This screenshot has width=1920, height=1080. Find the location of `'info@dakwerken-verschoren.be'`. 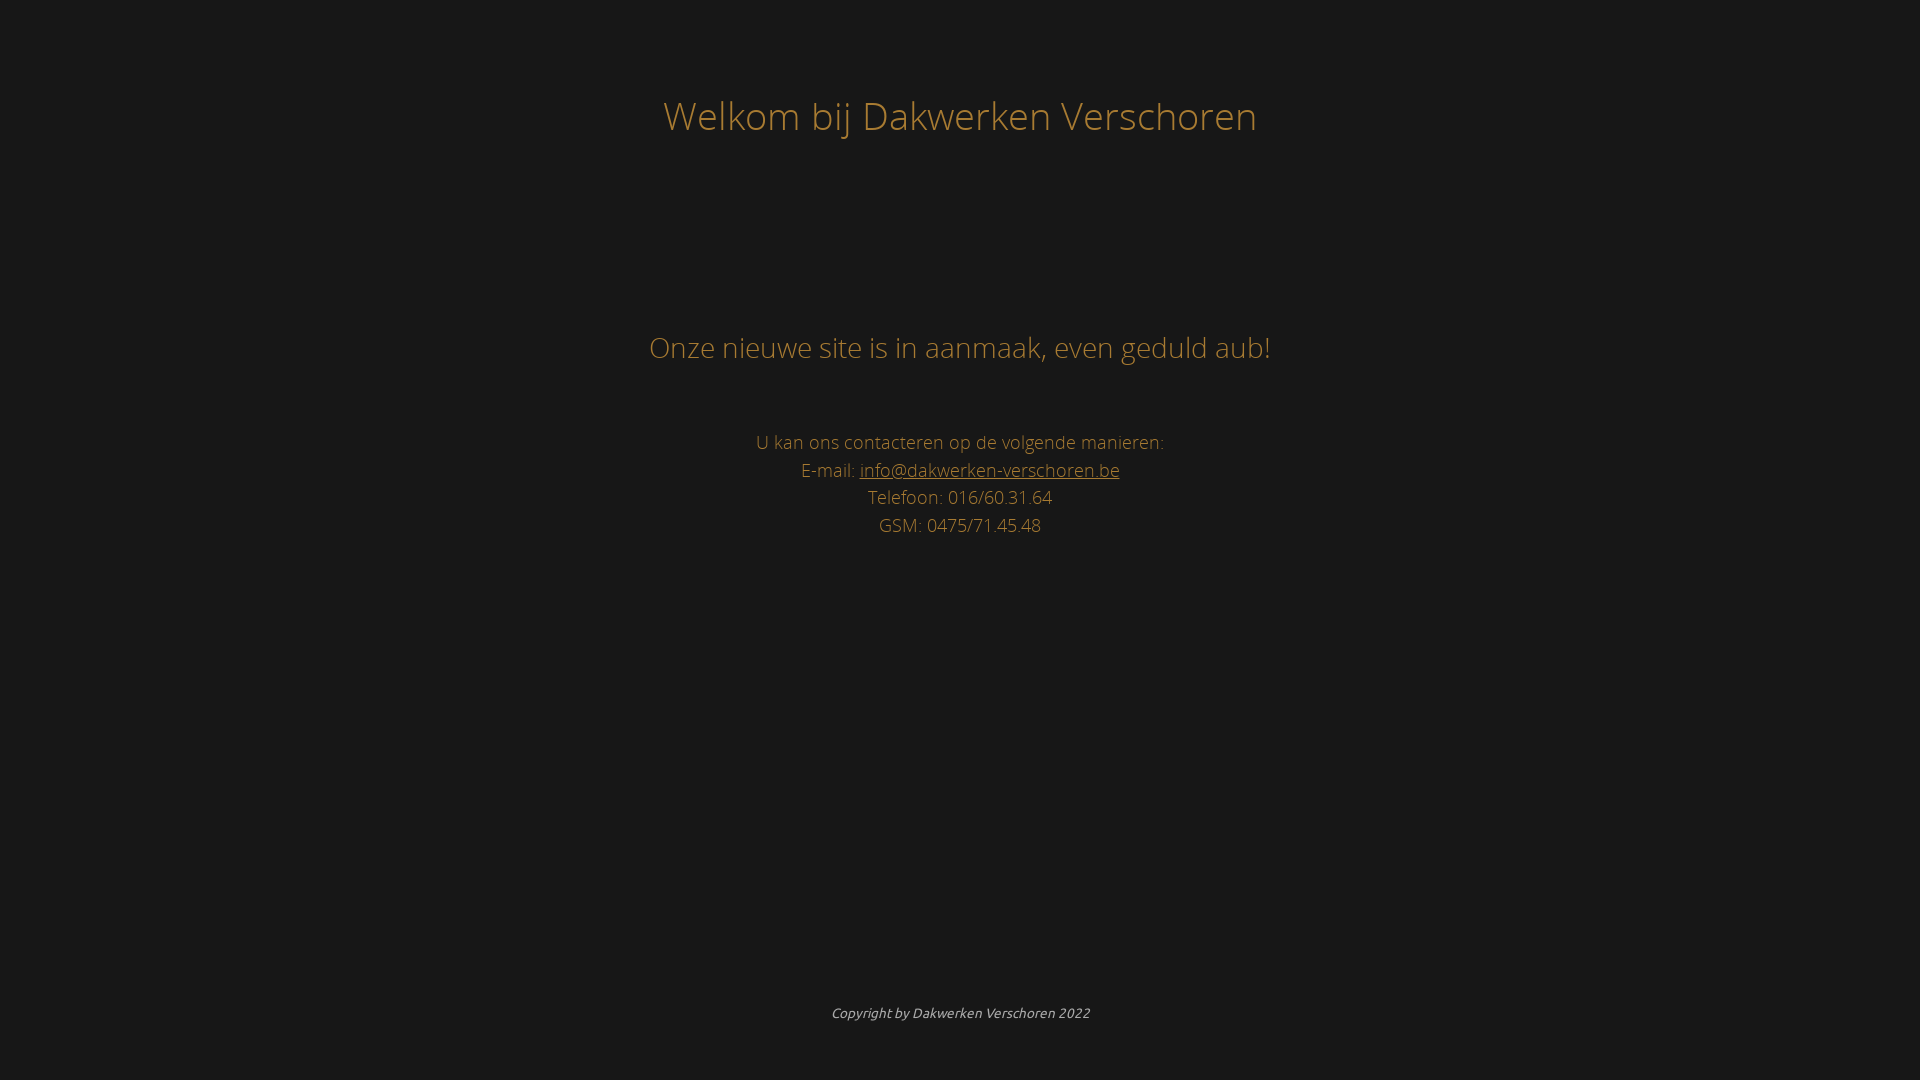

'info@dakwerken-verschoren.be' is located at coordinates (989, 469).